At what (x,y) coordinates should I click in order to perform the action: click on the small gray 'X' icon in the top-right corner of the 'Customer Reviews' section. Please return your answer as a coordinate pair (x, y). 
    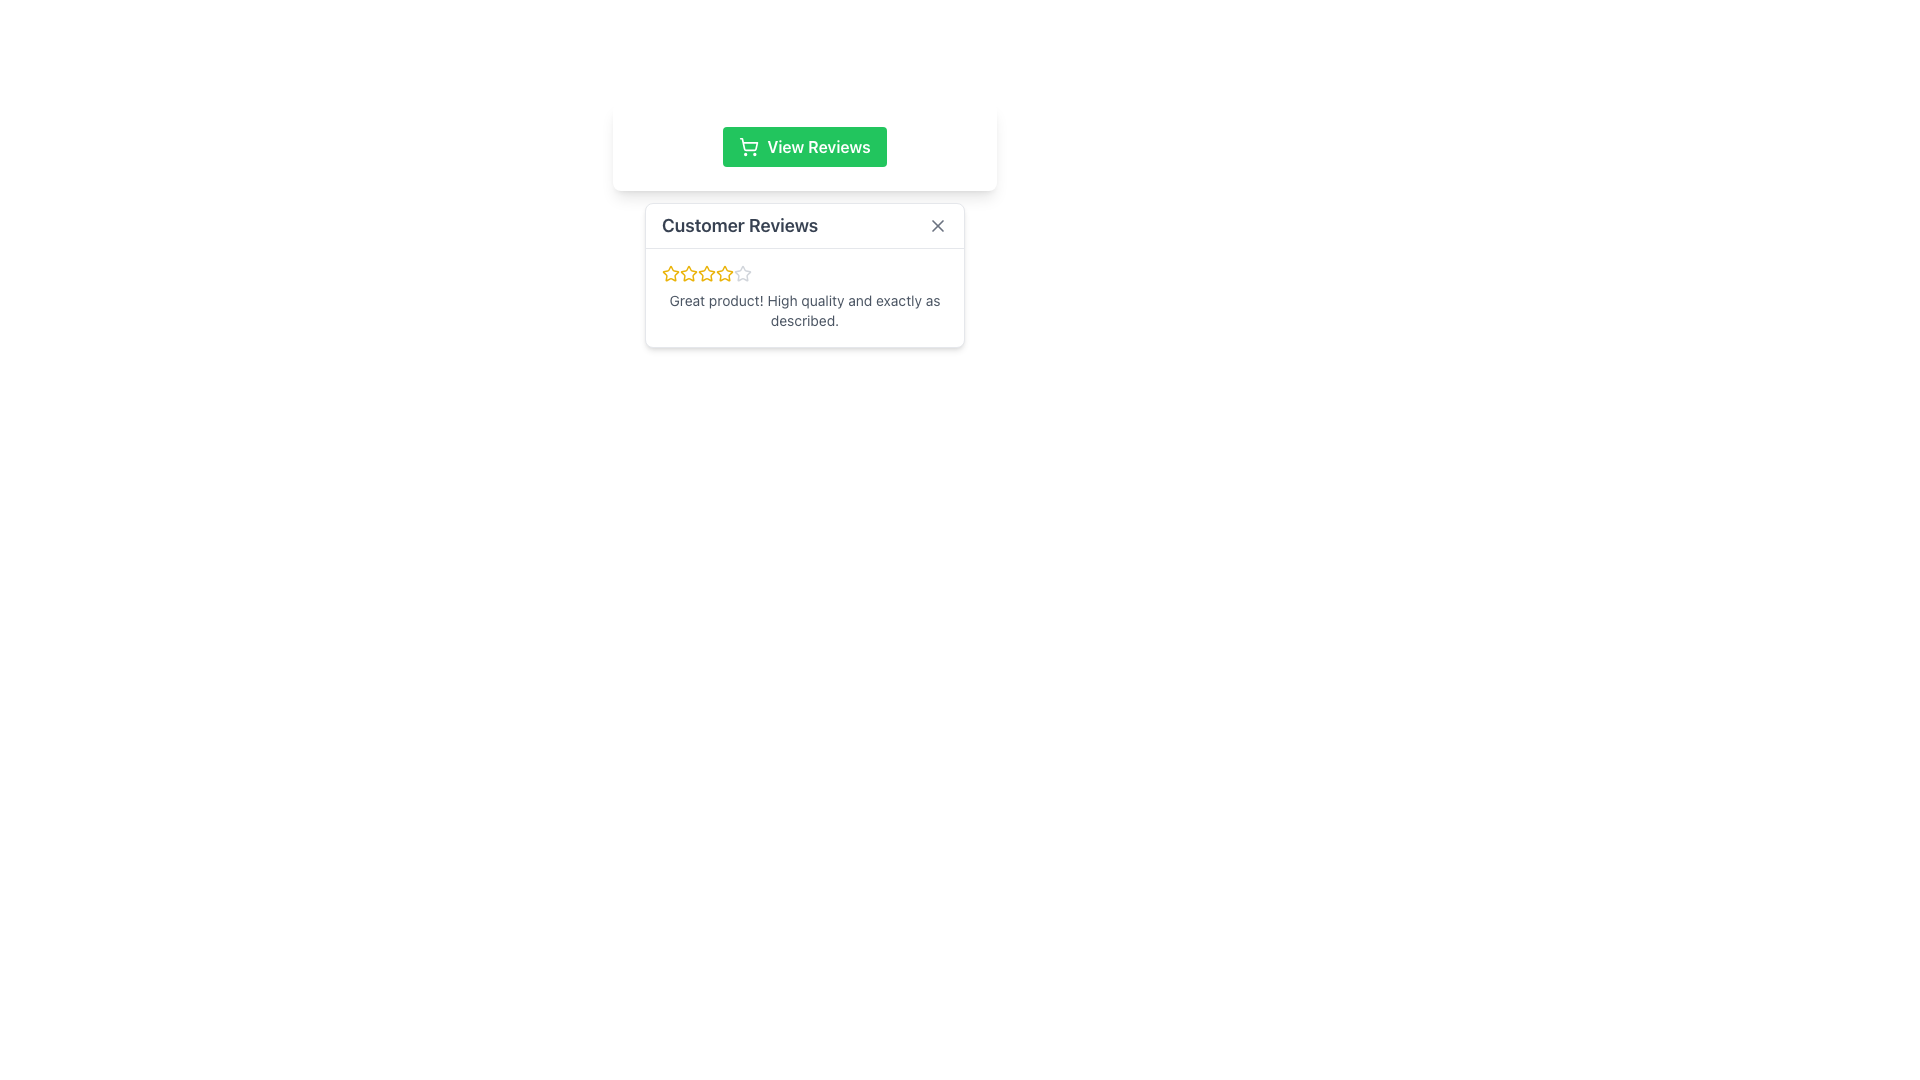
    Looking at the image, I should click on (936, 225).